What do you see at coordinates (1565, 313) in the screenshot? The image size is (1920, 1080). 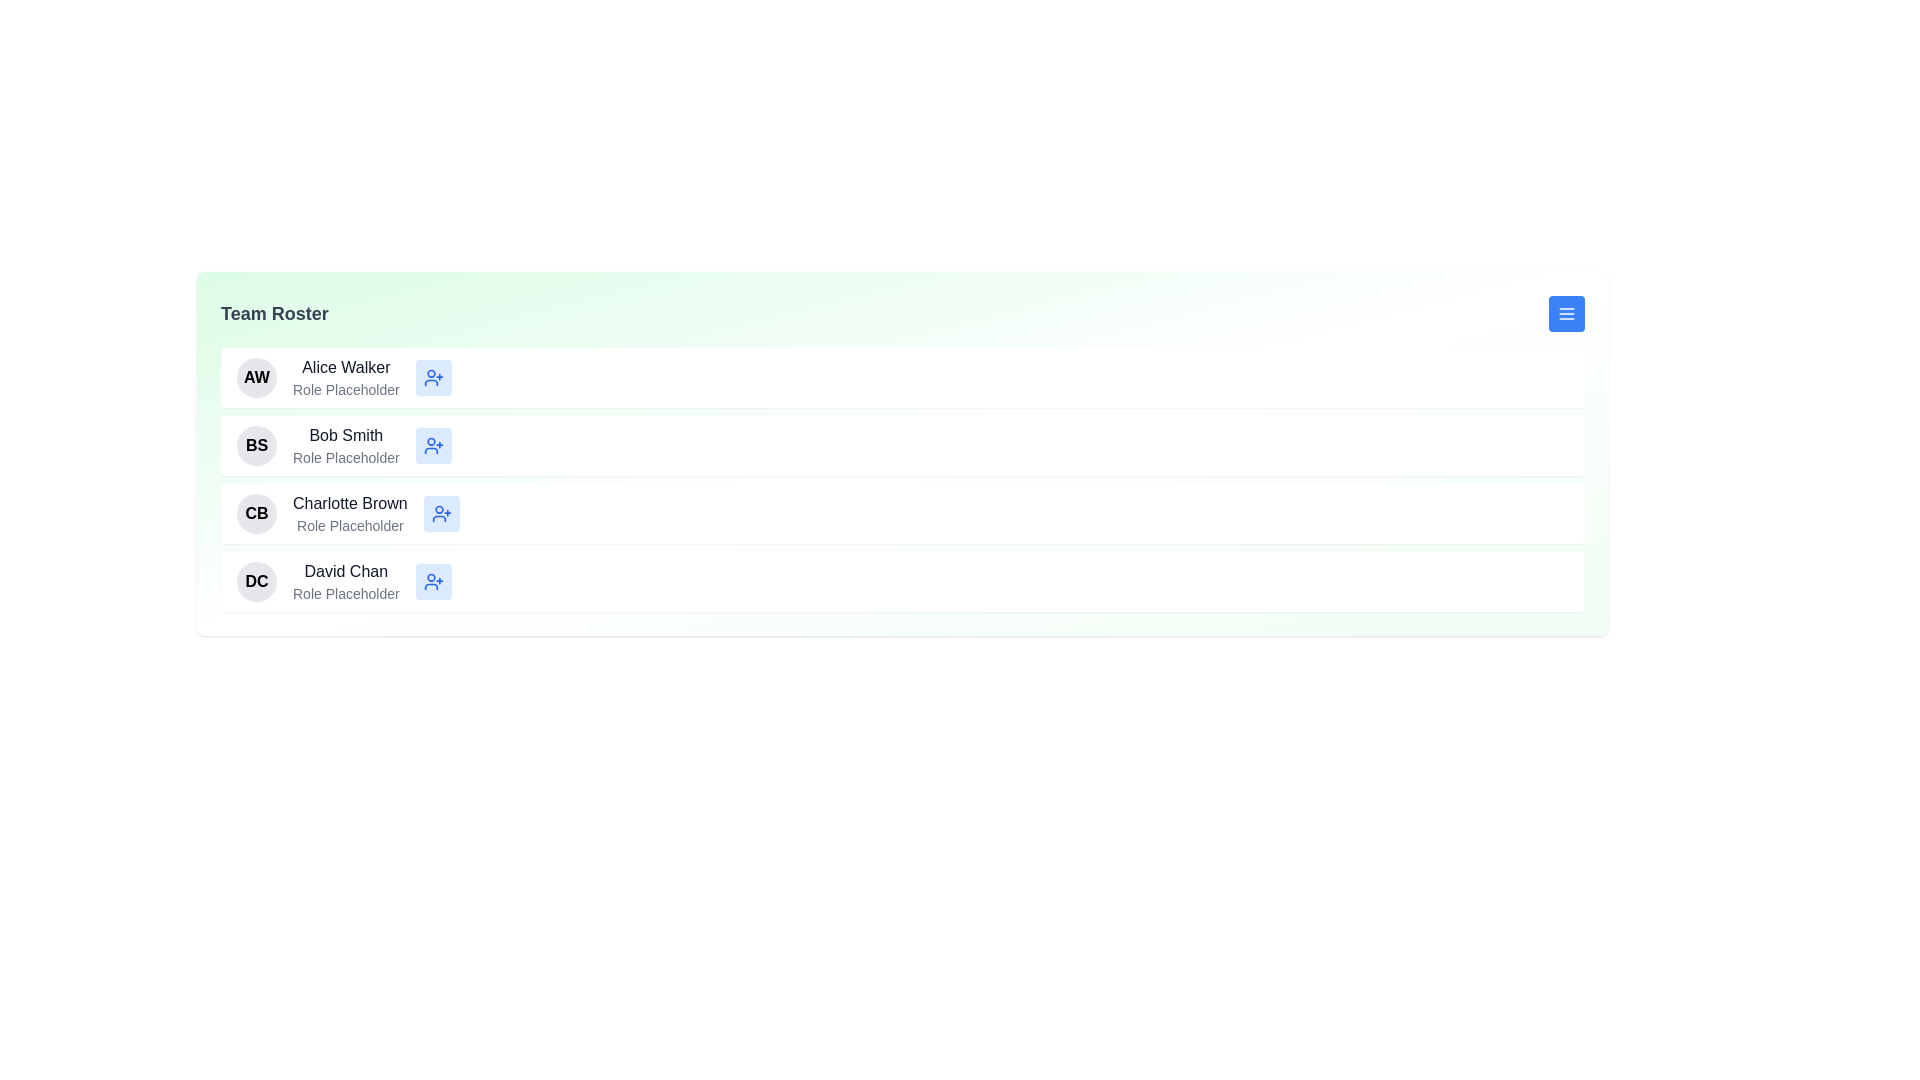 I see `the circular blue button with a white three-line menu icon, located at the far top-right corner of the 'Team Roster' header section` at bounding box center [1565, 313].